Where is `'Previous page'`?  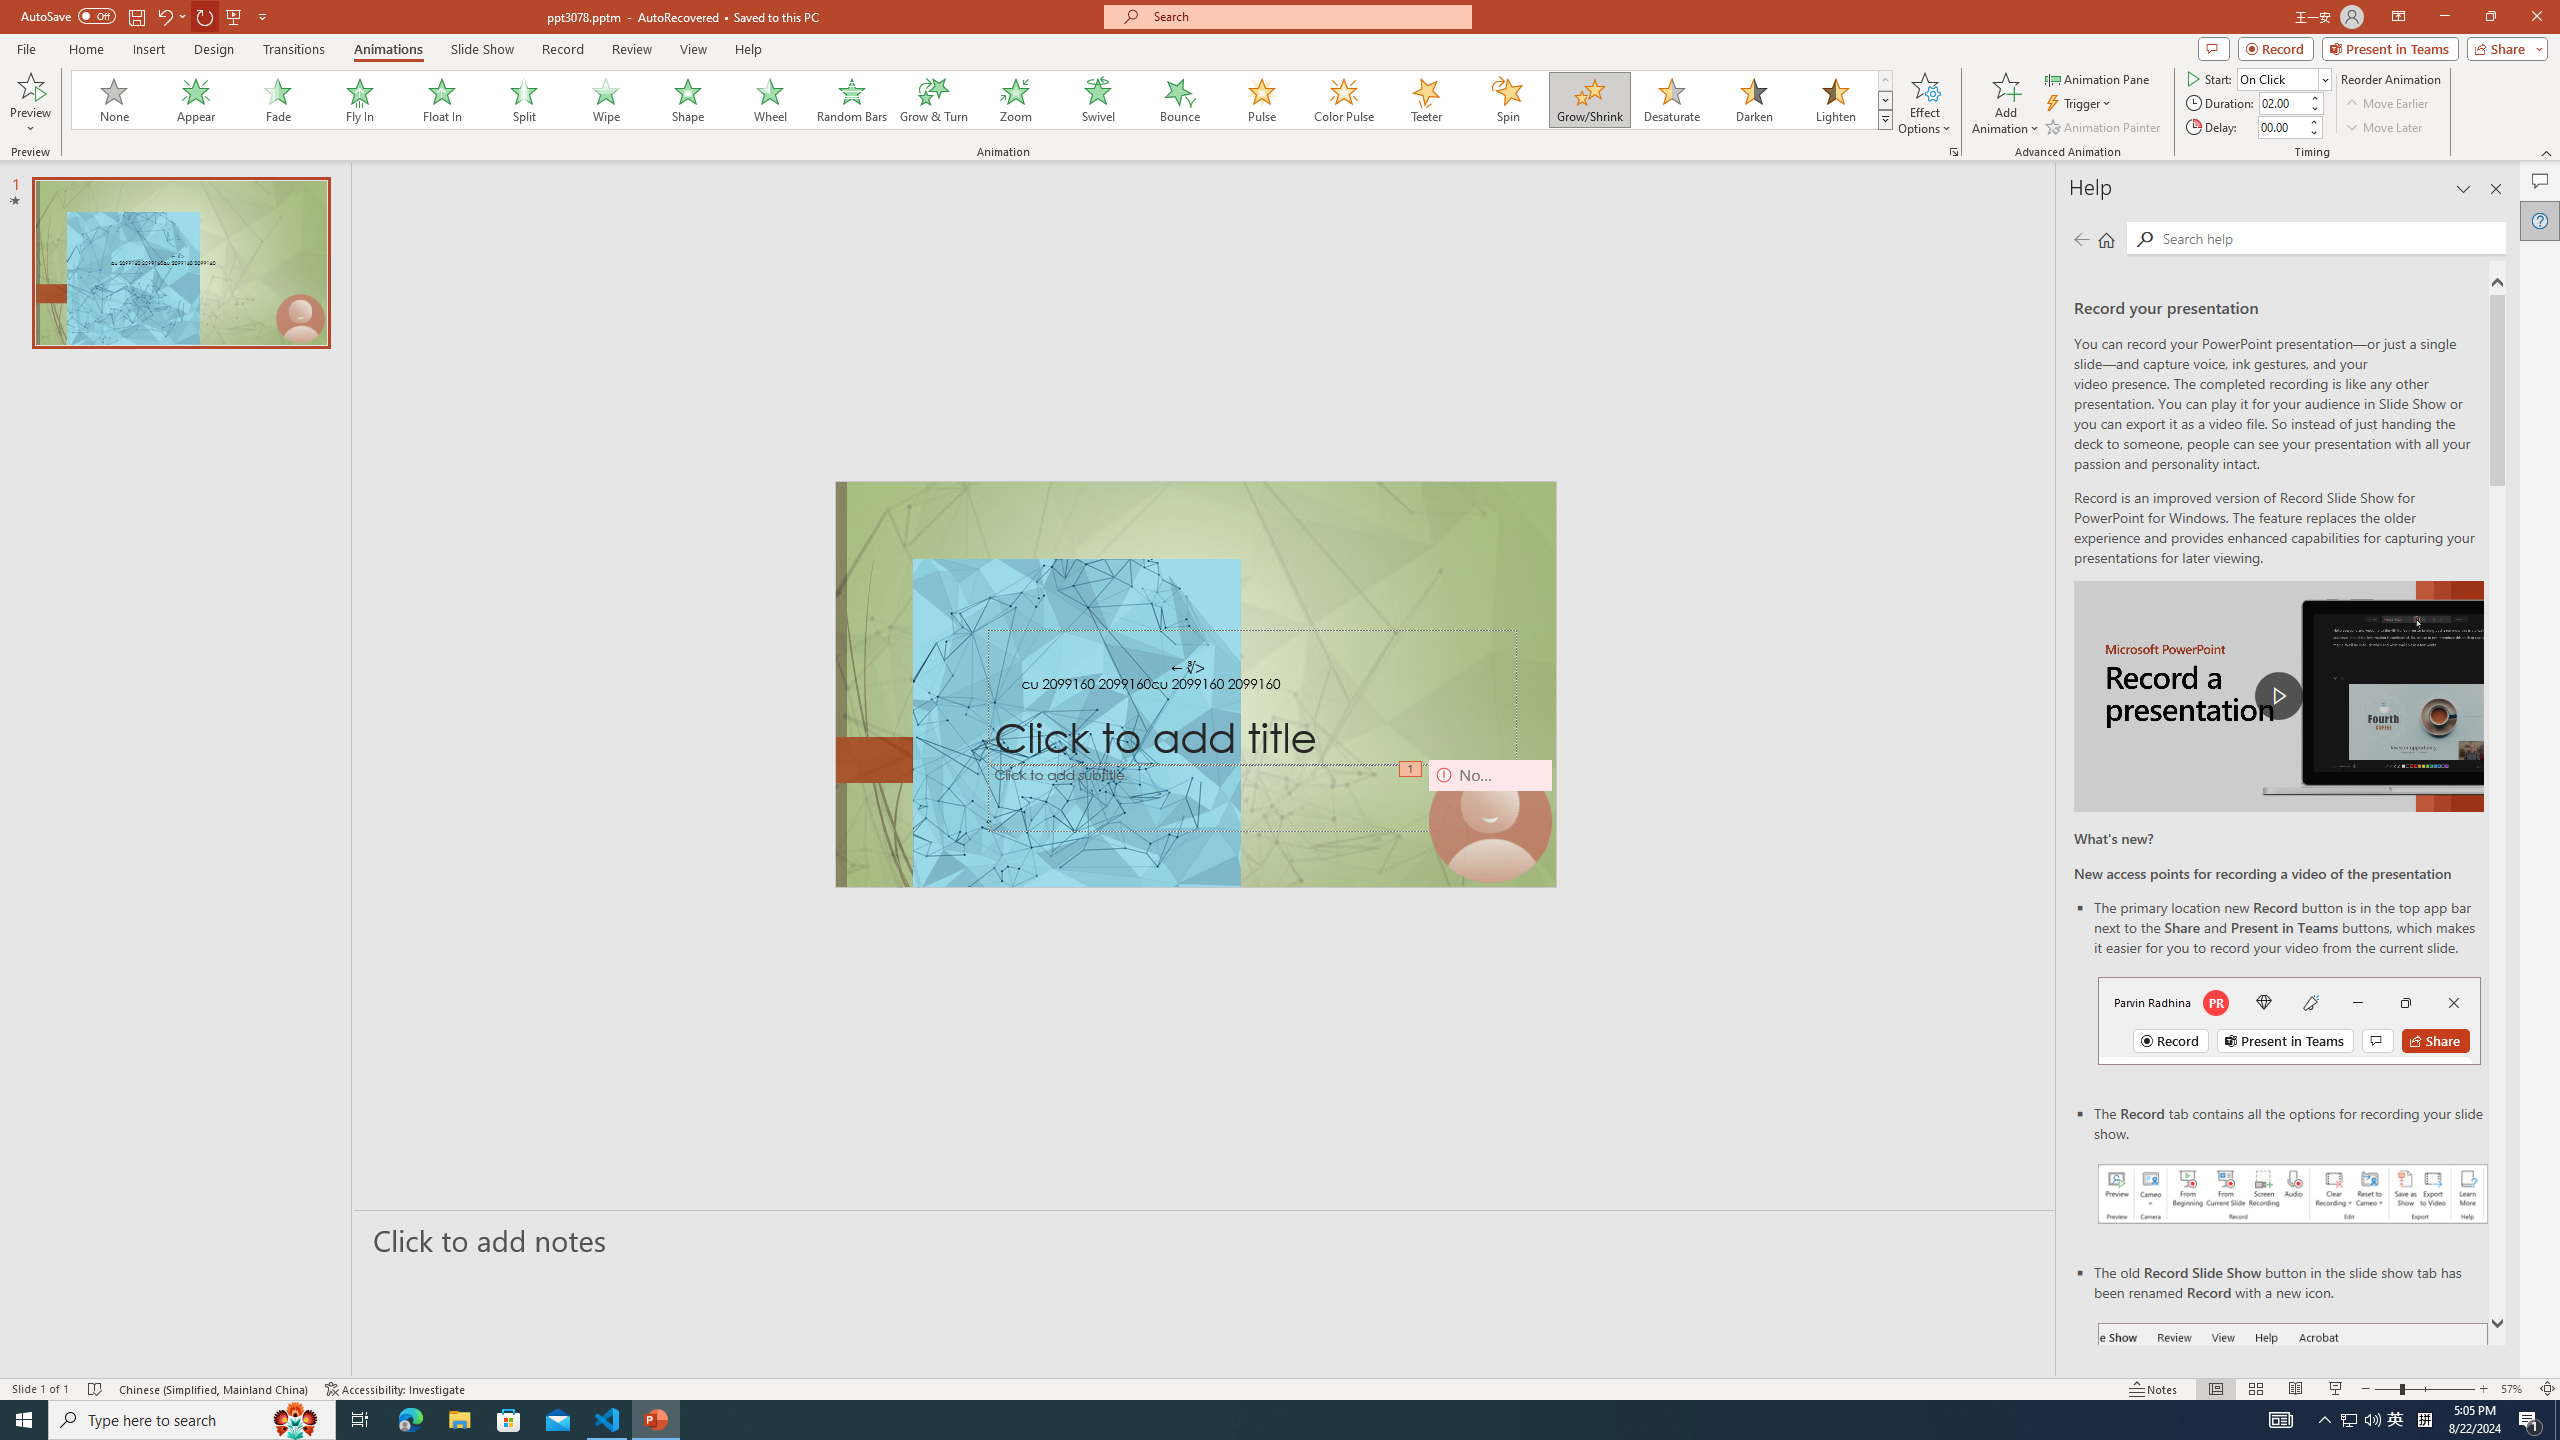
'Previous page' is located at coordinates (2080, 238).